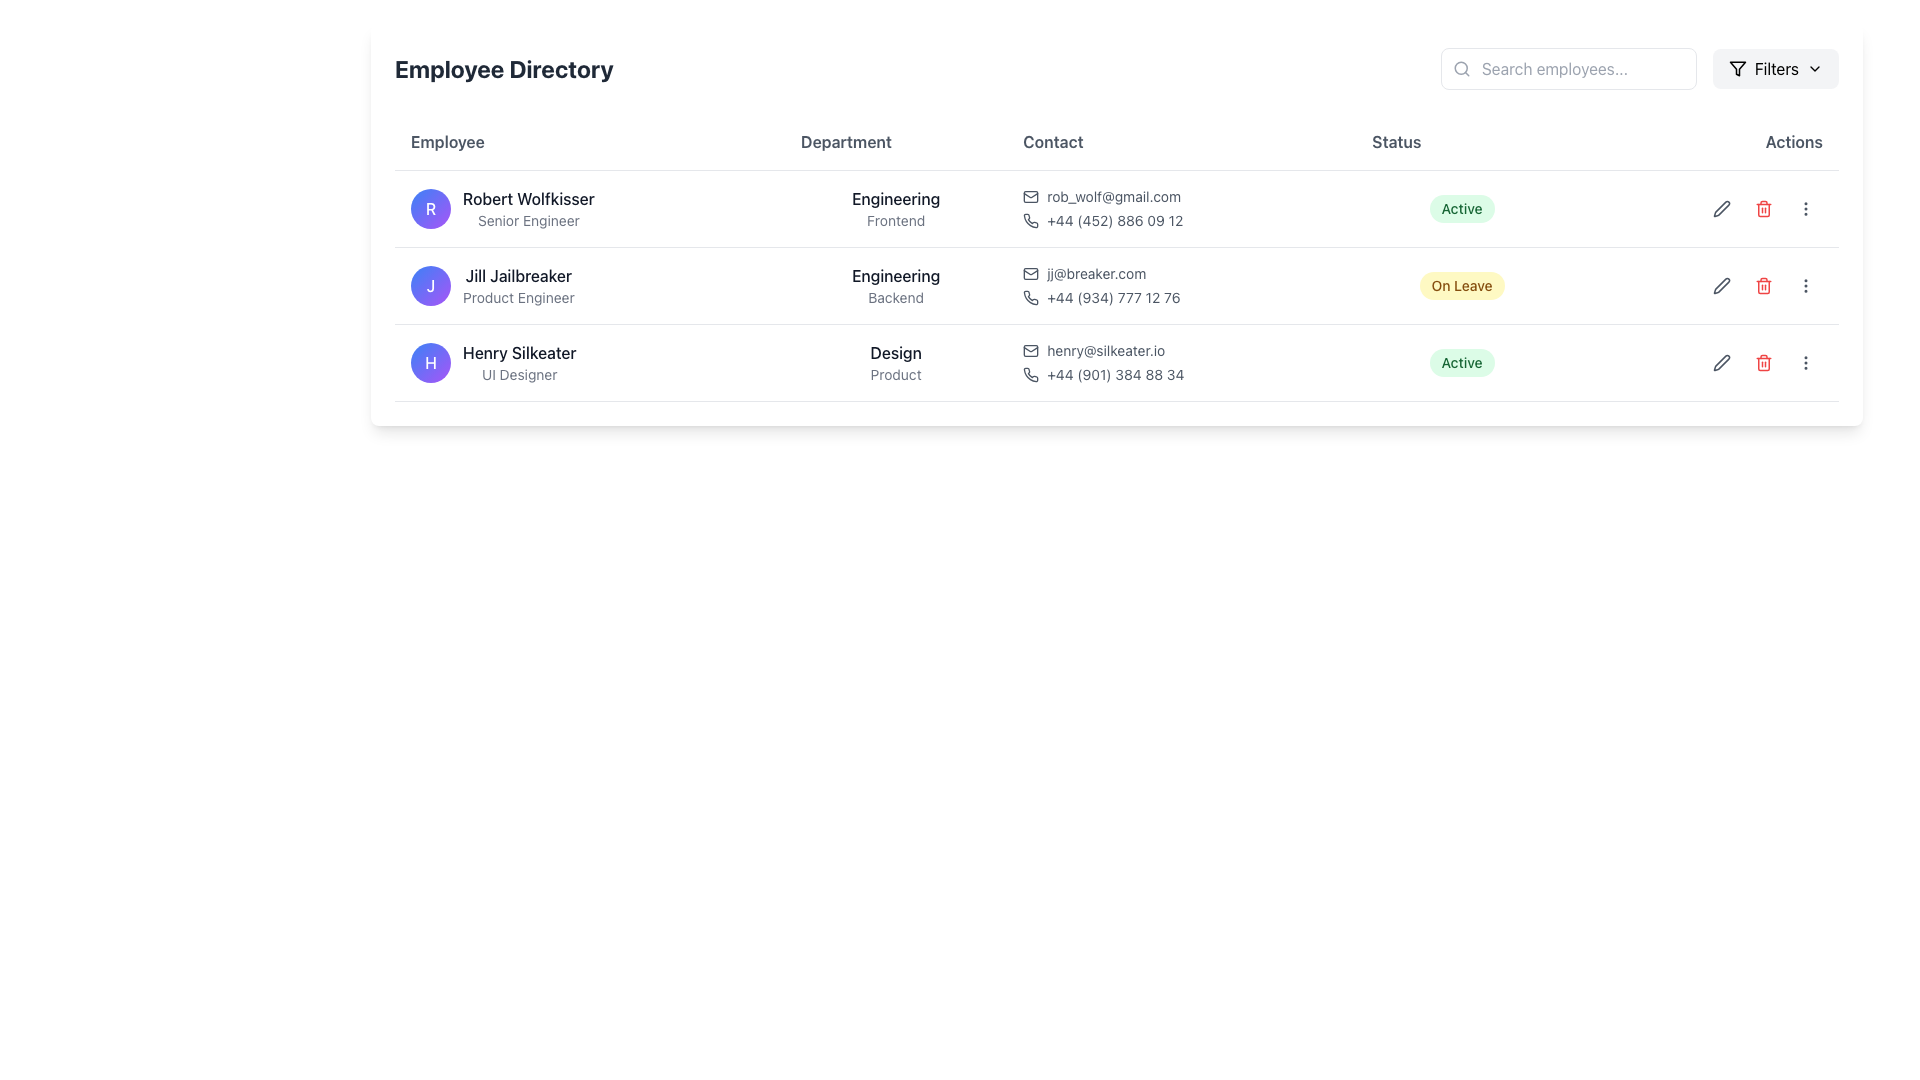 This screenshot has height=1080, width=1920. Describe the element at coordinates (1462, 208) in the screenshot. I see `status displayed on the 'Active' label, which is a green status indicator with rounded edges located in the 'Status' column of the first row` at that location.